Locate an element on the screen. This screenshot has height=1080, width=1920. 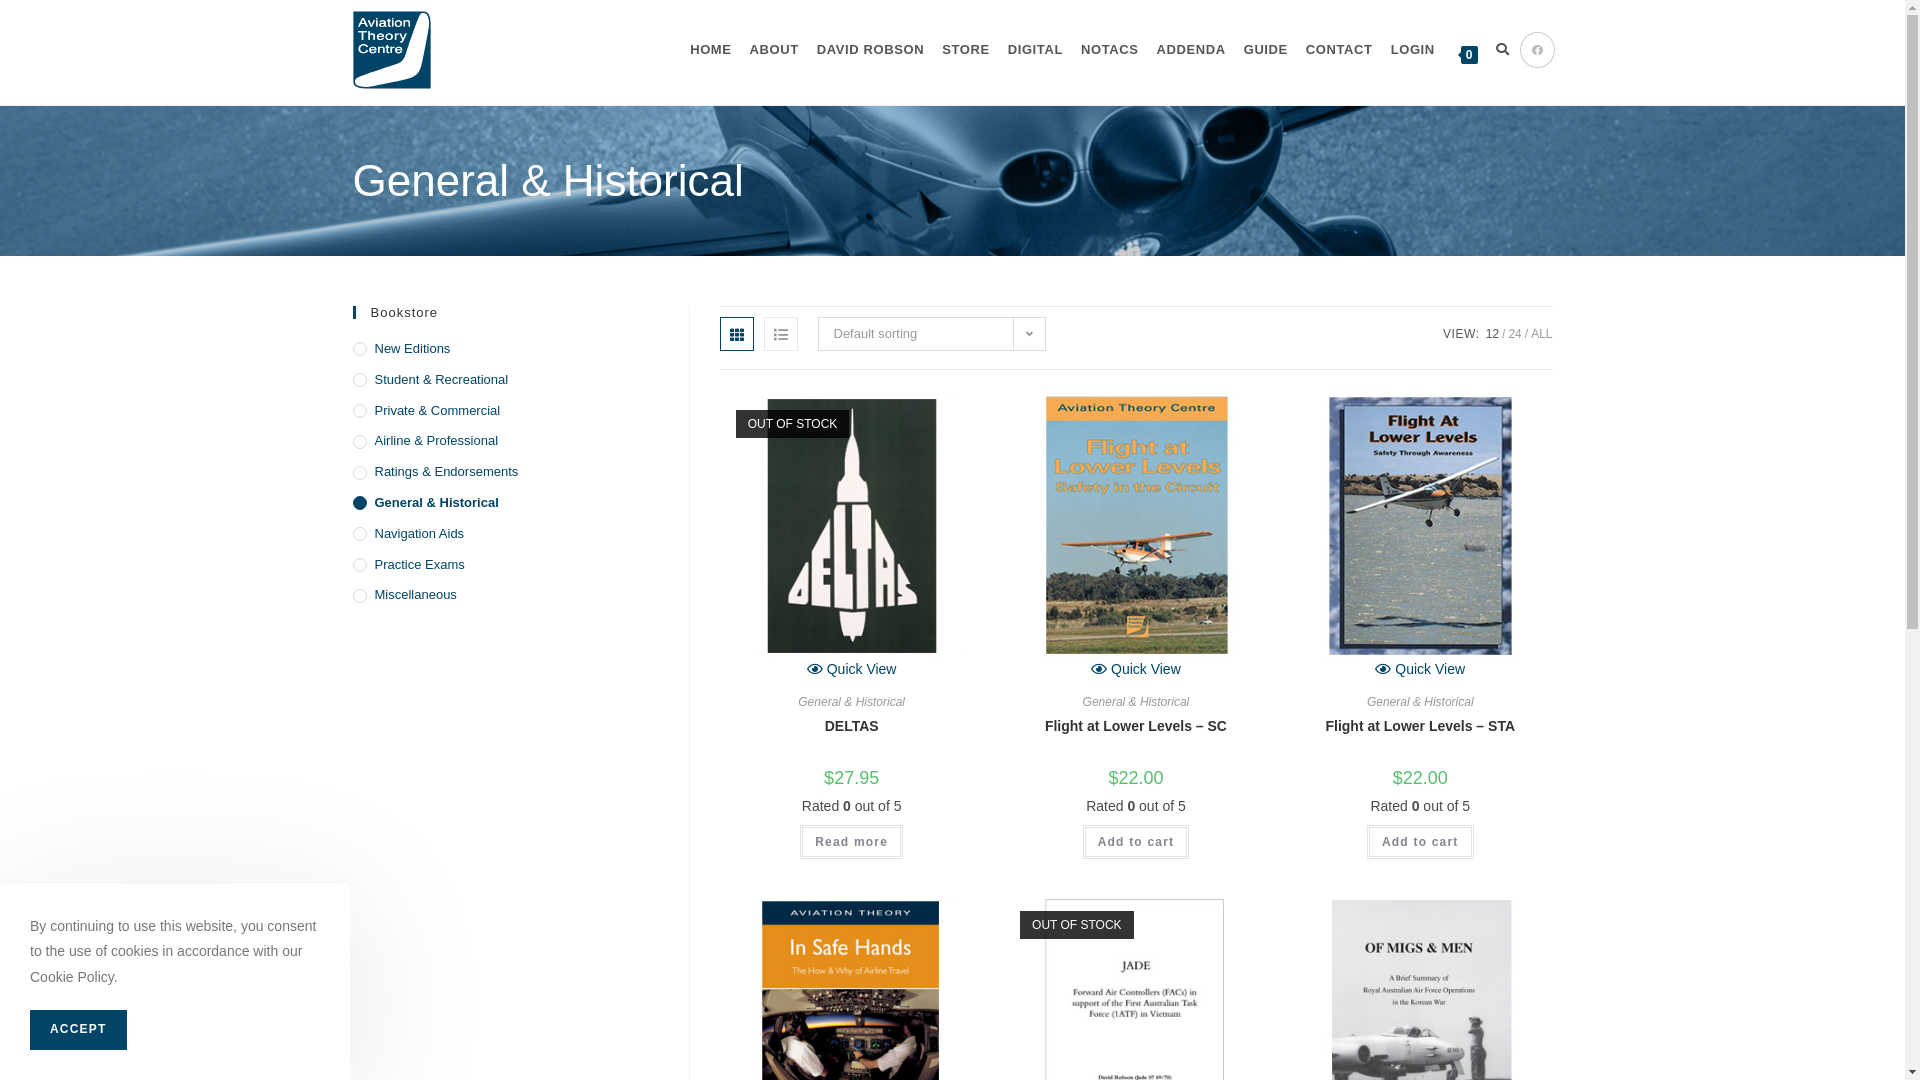
'Quick View' is located at coordinates (1136, 668).